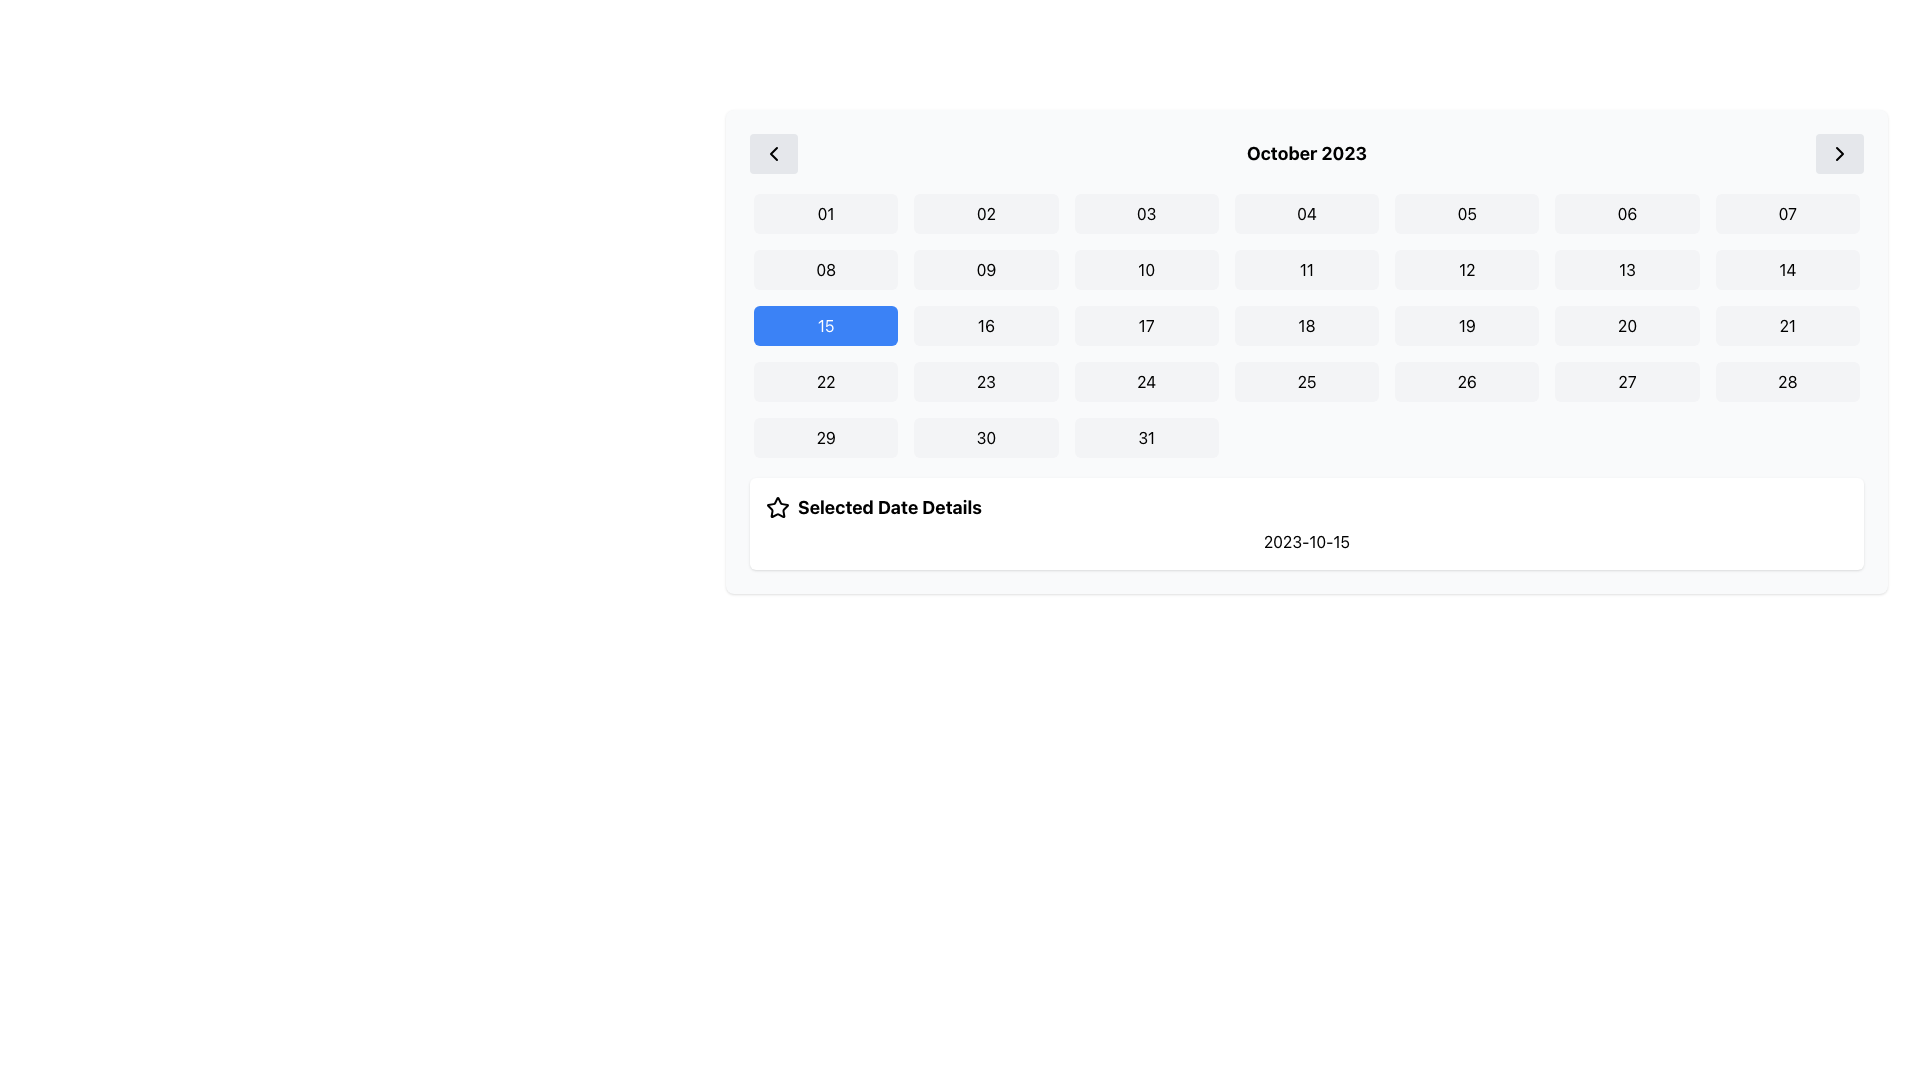  What do you see at coordinates (1306, 325) in the screenshot?
I see `the button representing the date in the calendar grid located in the third row and fourth column, which is surrounded by other numbered buttons` at bounding box center [1306, 325].